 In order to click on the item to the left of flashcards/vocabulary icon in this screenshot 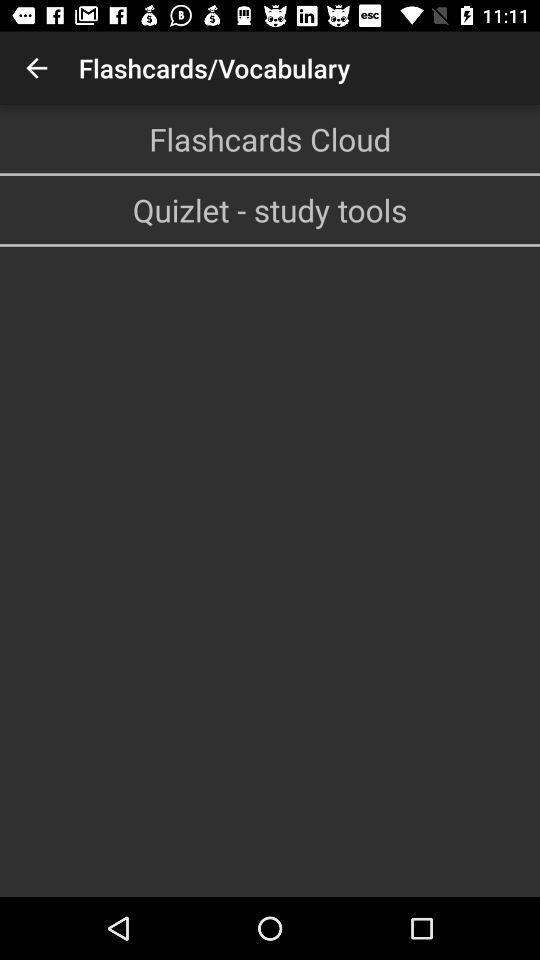, I will do `click(36, 68)`.